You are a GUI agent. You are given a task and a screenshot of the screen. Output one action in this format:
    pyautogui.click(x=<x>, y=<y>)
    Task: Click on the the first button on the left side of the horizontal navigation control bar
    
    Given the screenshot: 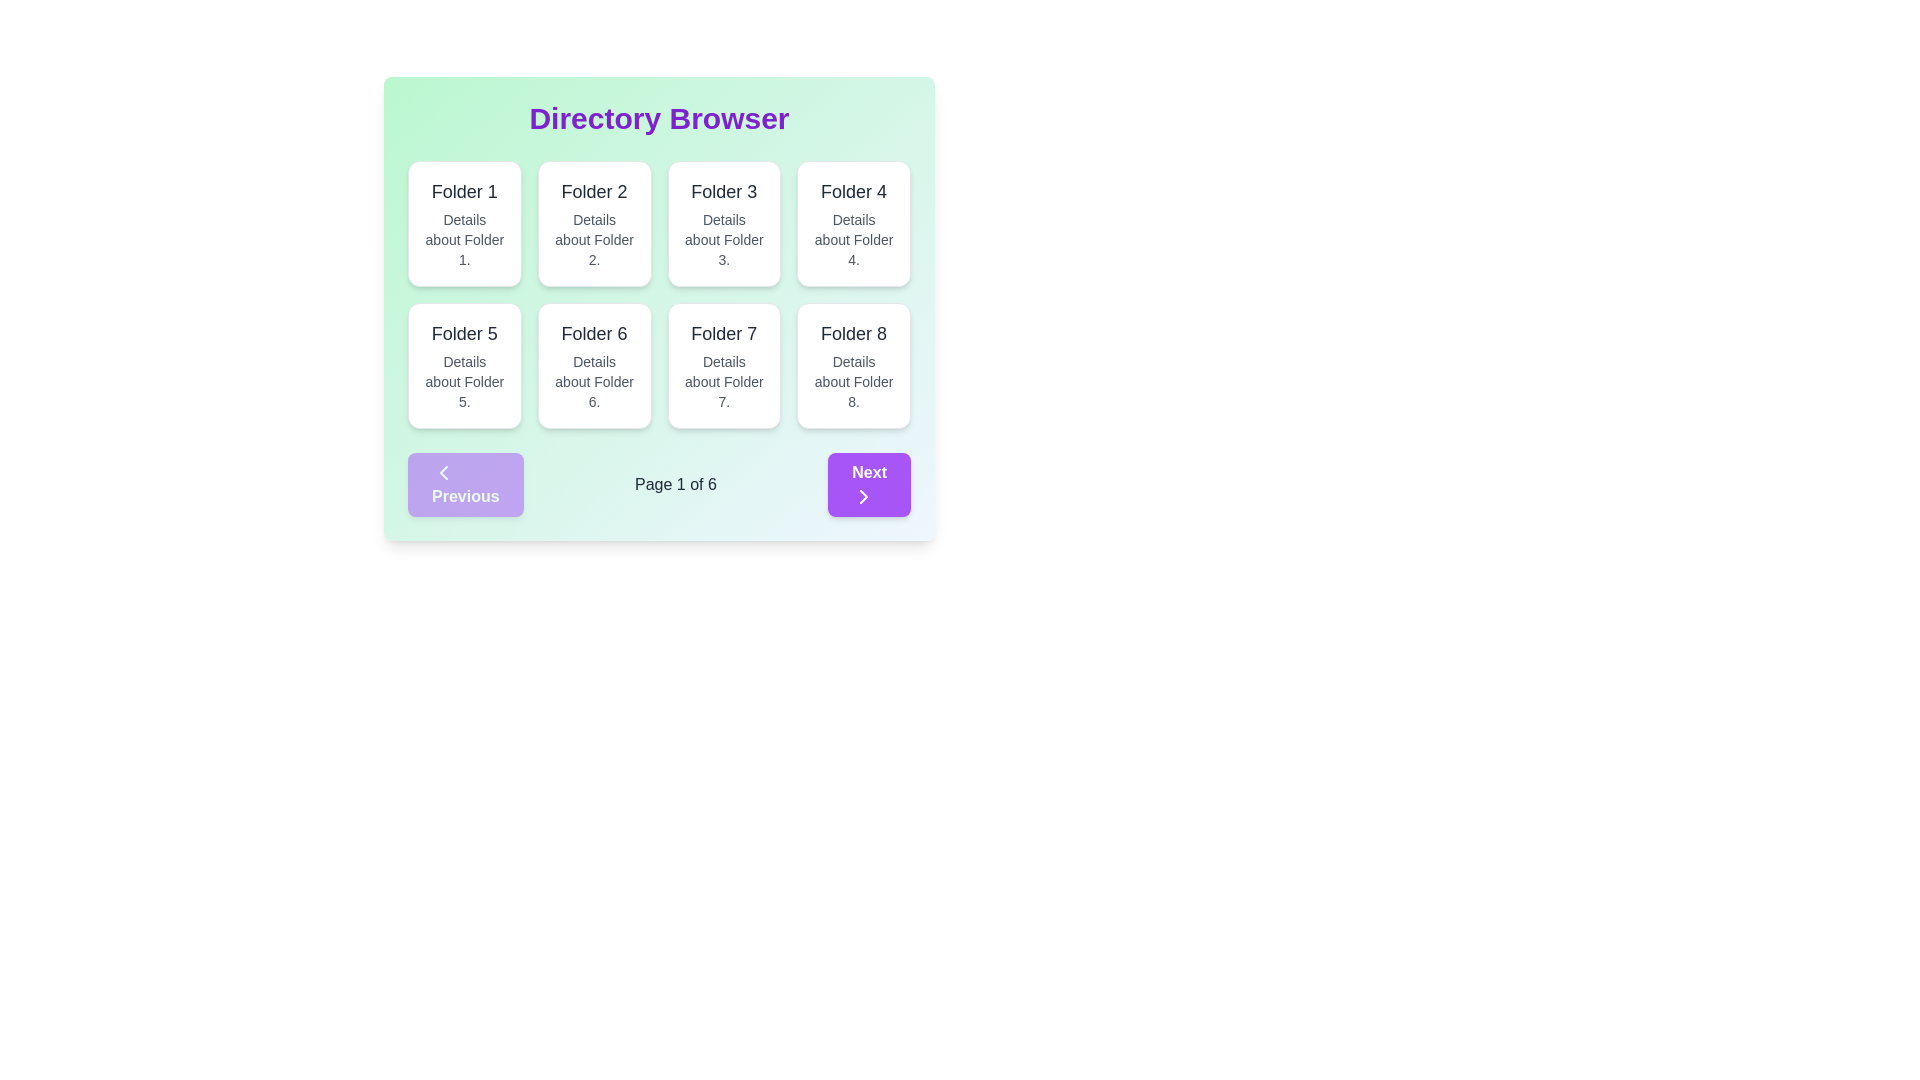 What is the action you would take?
    pyautogui.click(x=464, y=485)
    